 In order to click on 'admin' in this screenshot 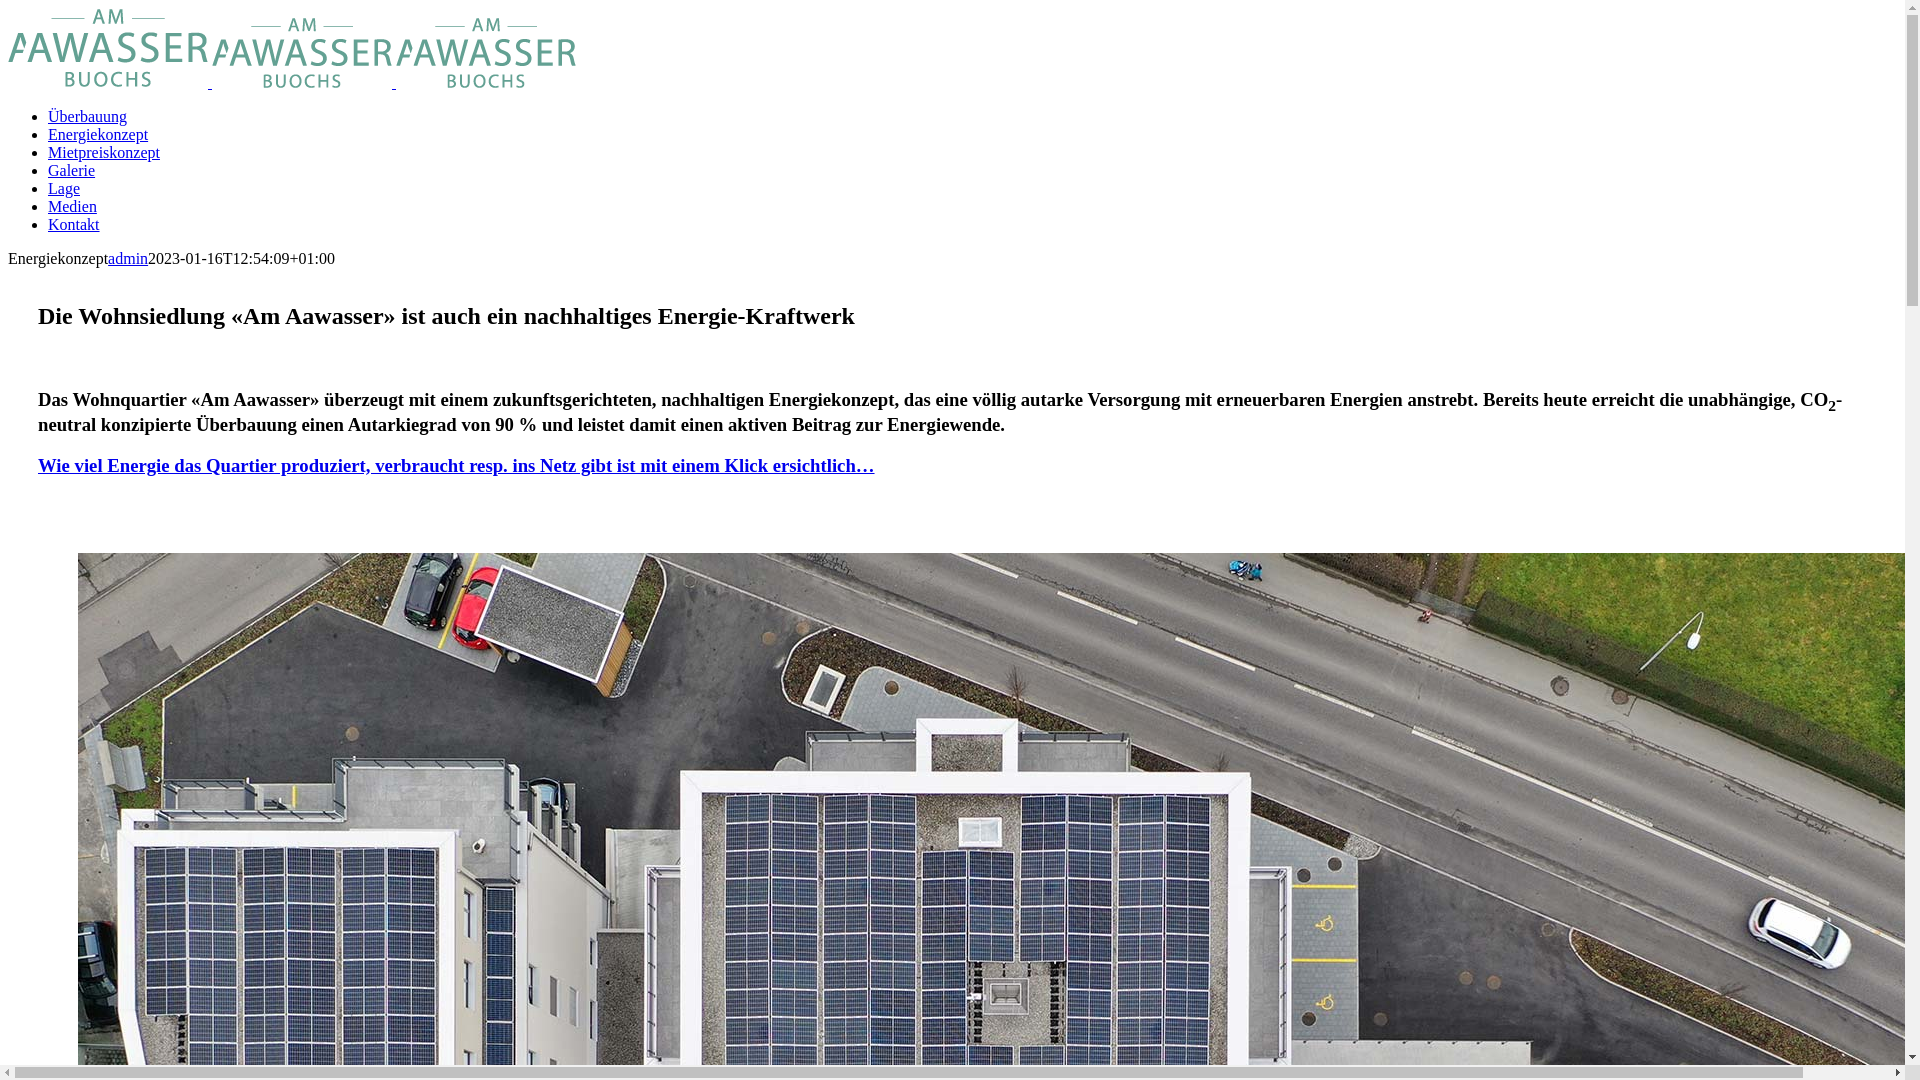, I will do `click(127, 257)`.